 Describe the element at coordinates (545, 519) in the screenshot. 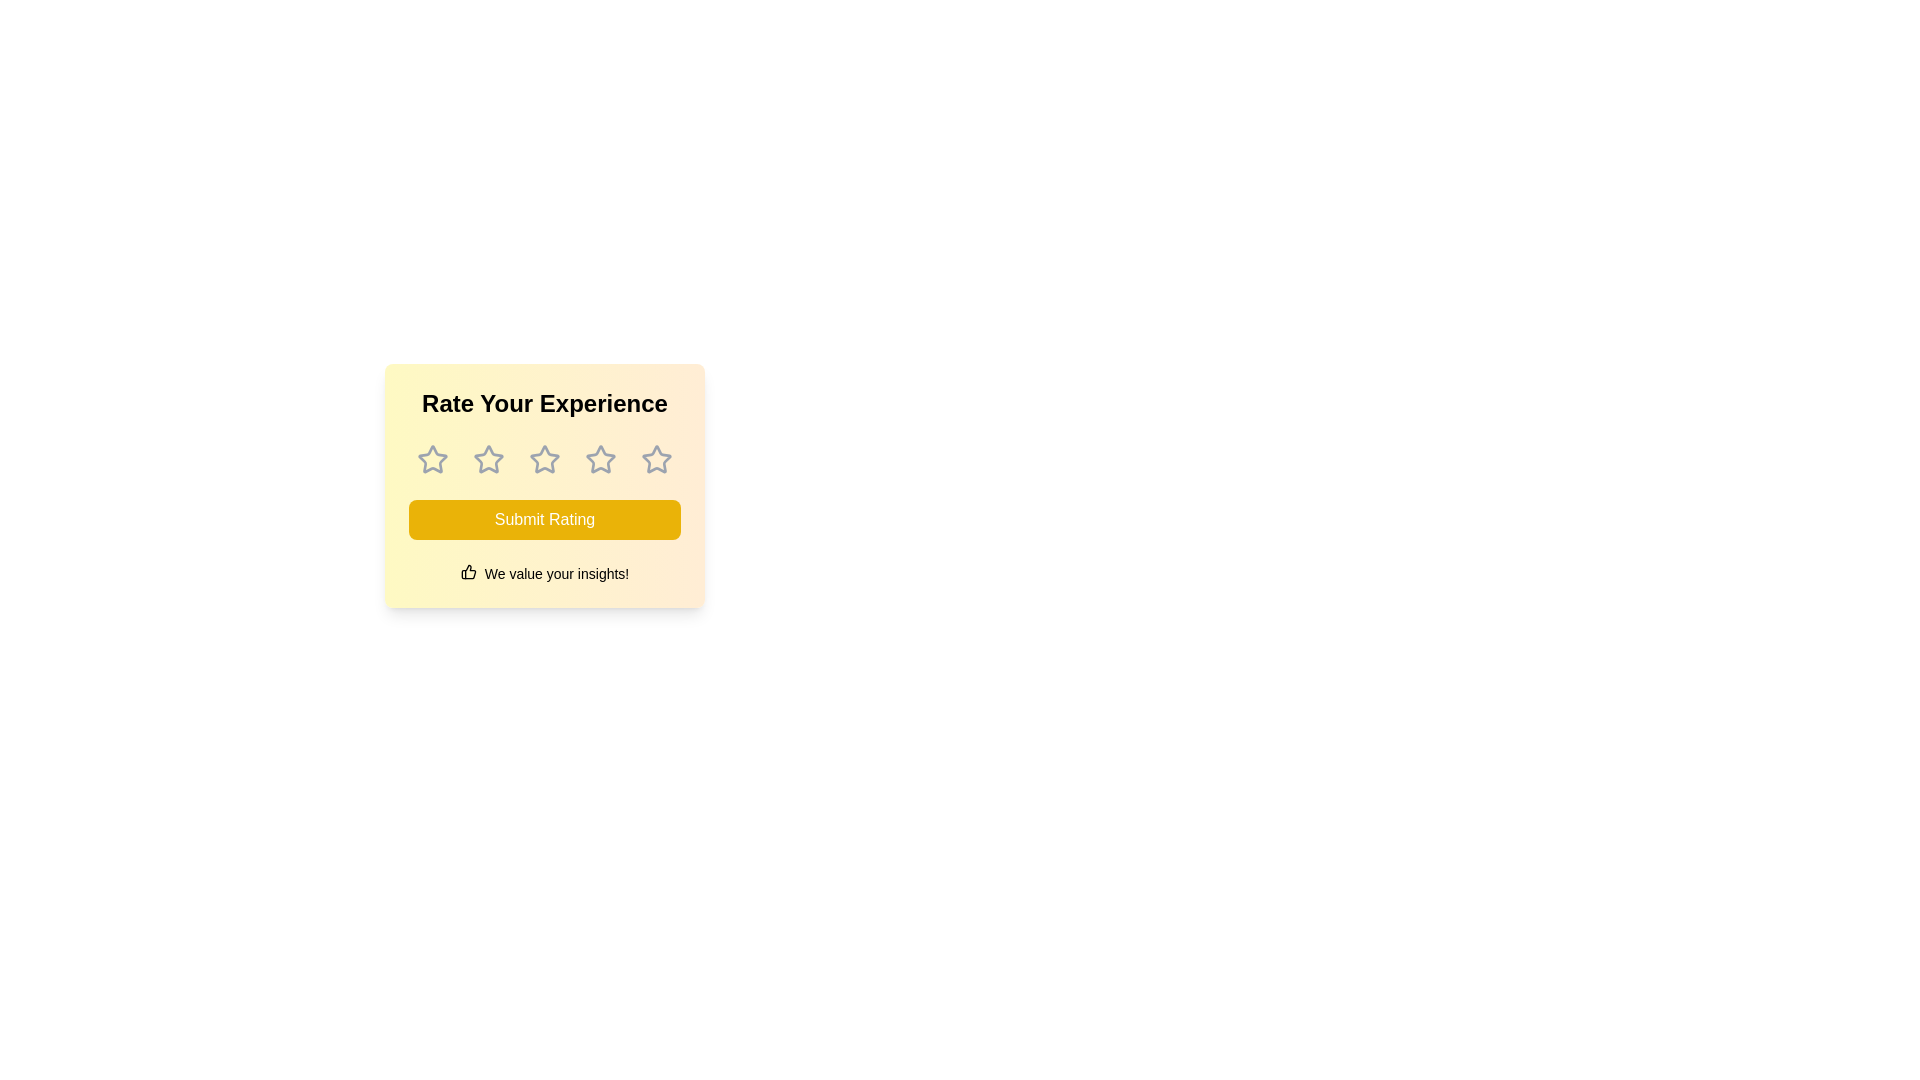

I see `the submit button located beneath the rating stars` at that location.